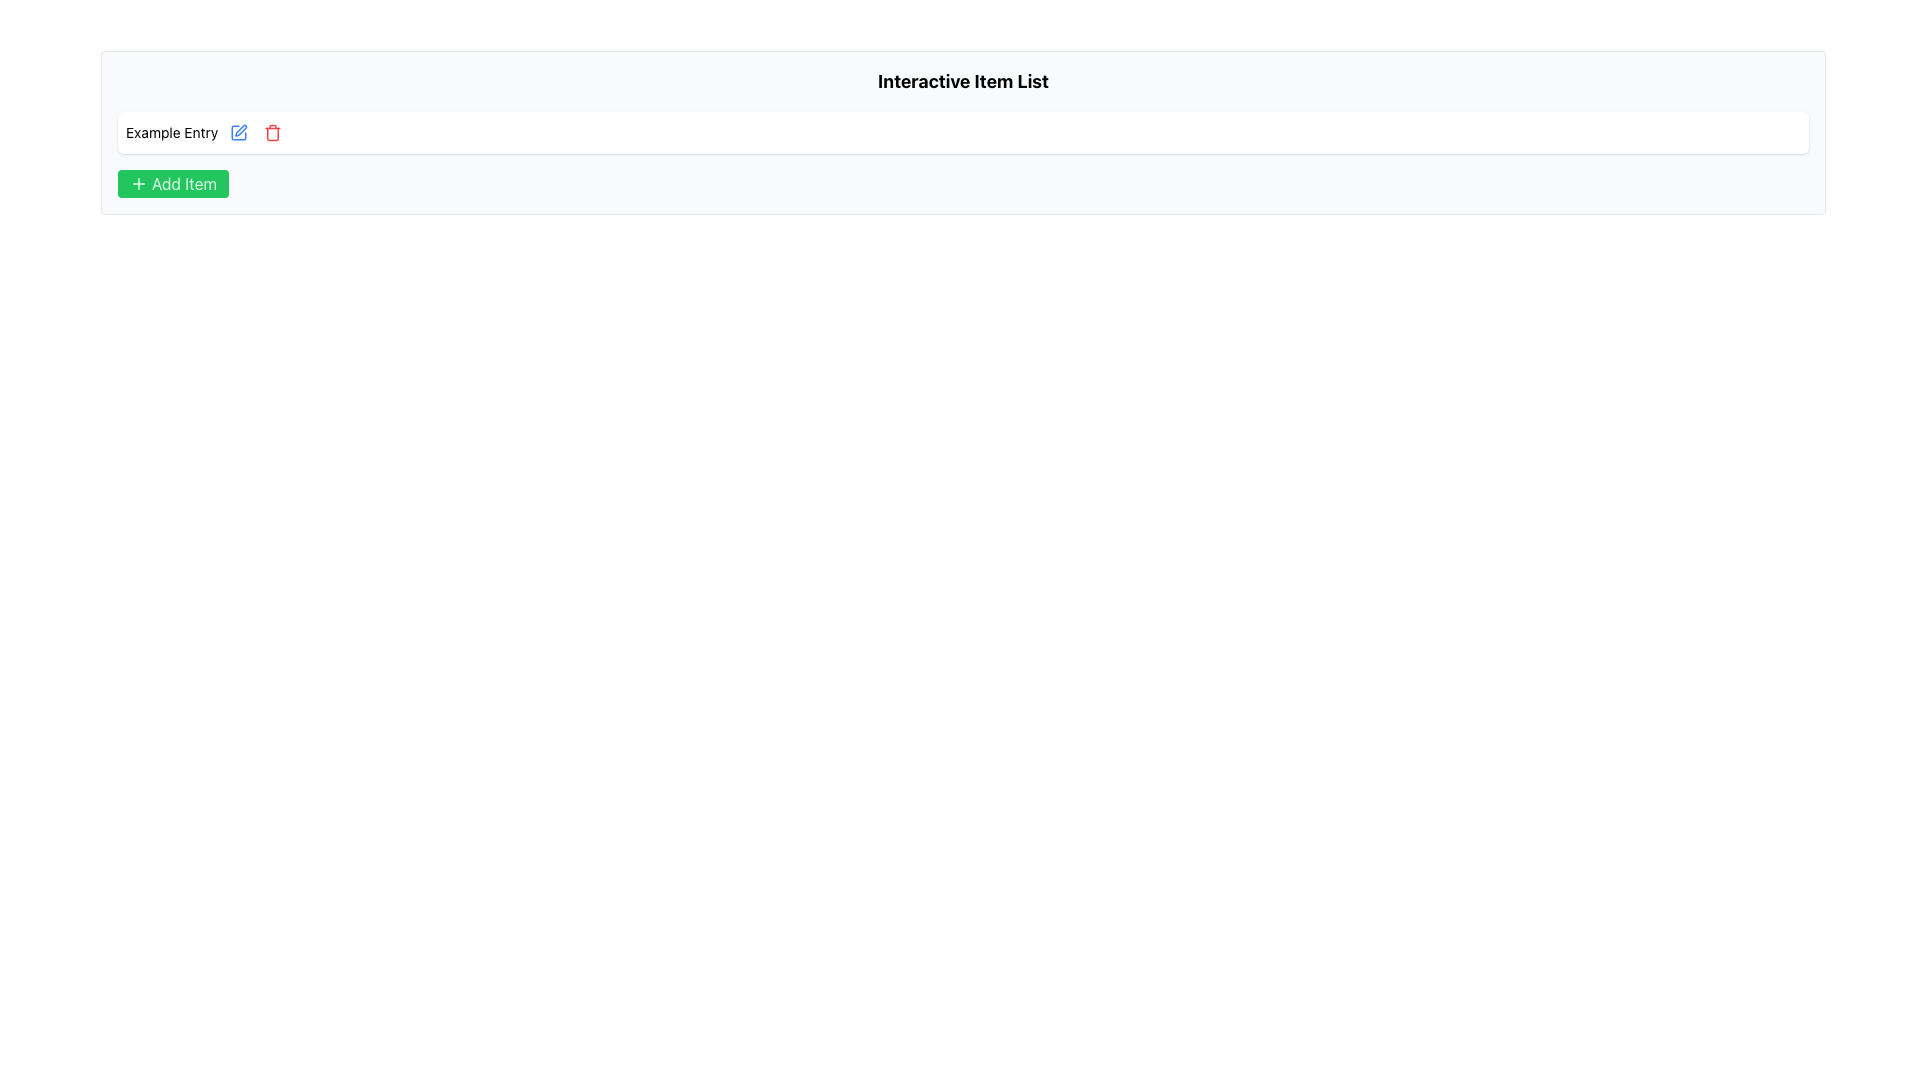 This screenshot has width=1920, height=1080. Describe the element at coordinates (239, 132) in the screenshot. I see `the Edit button icon located in the interactive action bar to initiate editing for the 'Example Entry' item` at that location.